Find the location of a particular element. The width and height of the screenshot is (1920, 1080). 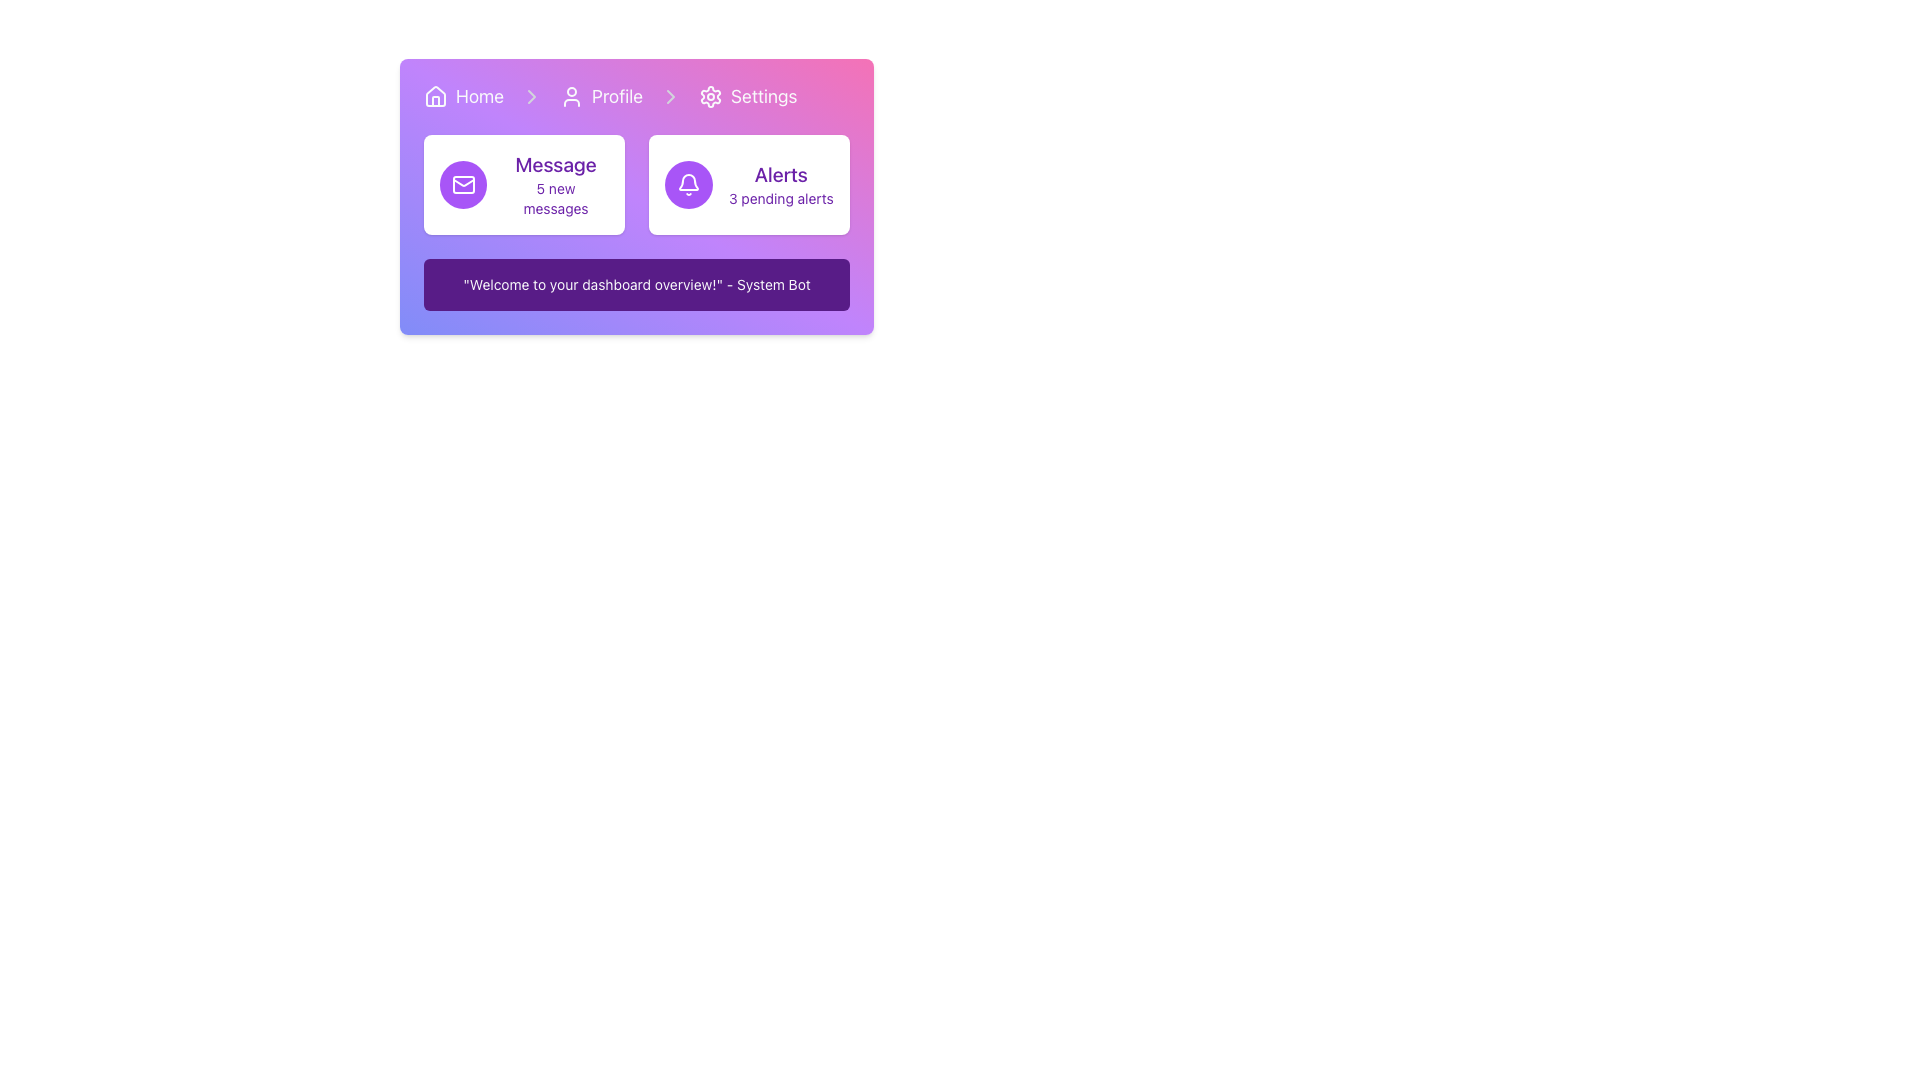

the Informational Banner located below the 'Message' and 'Alerts' cards on the main dashboard is located at coordinates (636, 285).